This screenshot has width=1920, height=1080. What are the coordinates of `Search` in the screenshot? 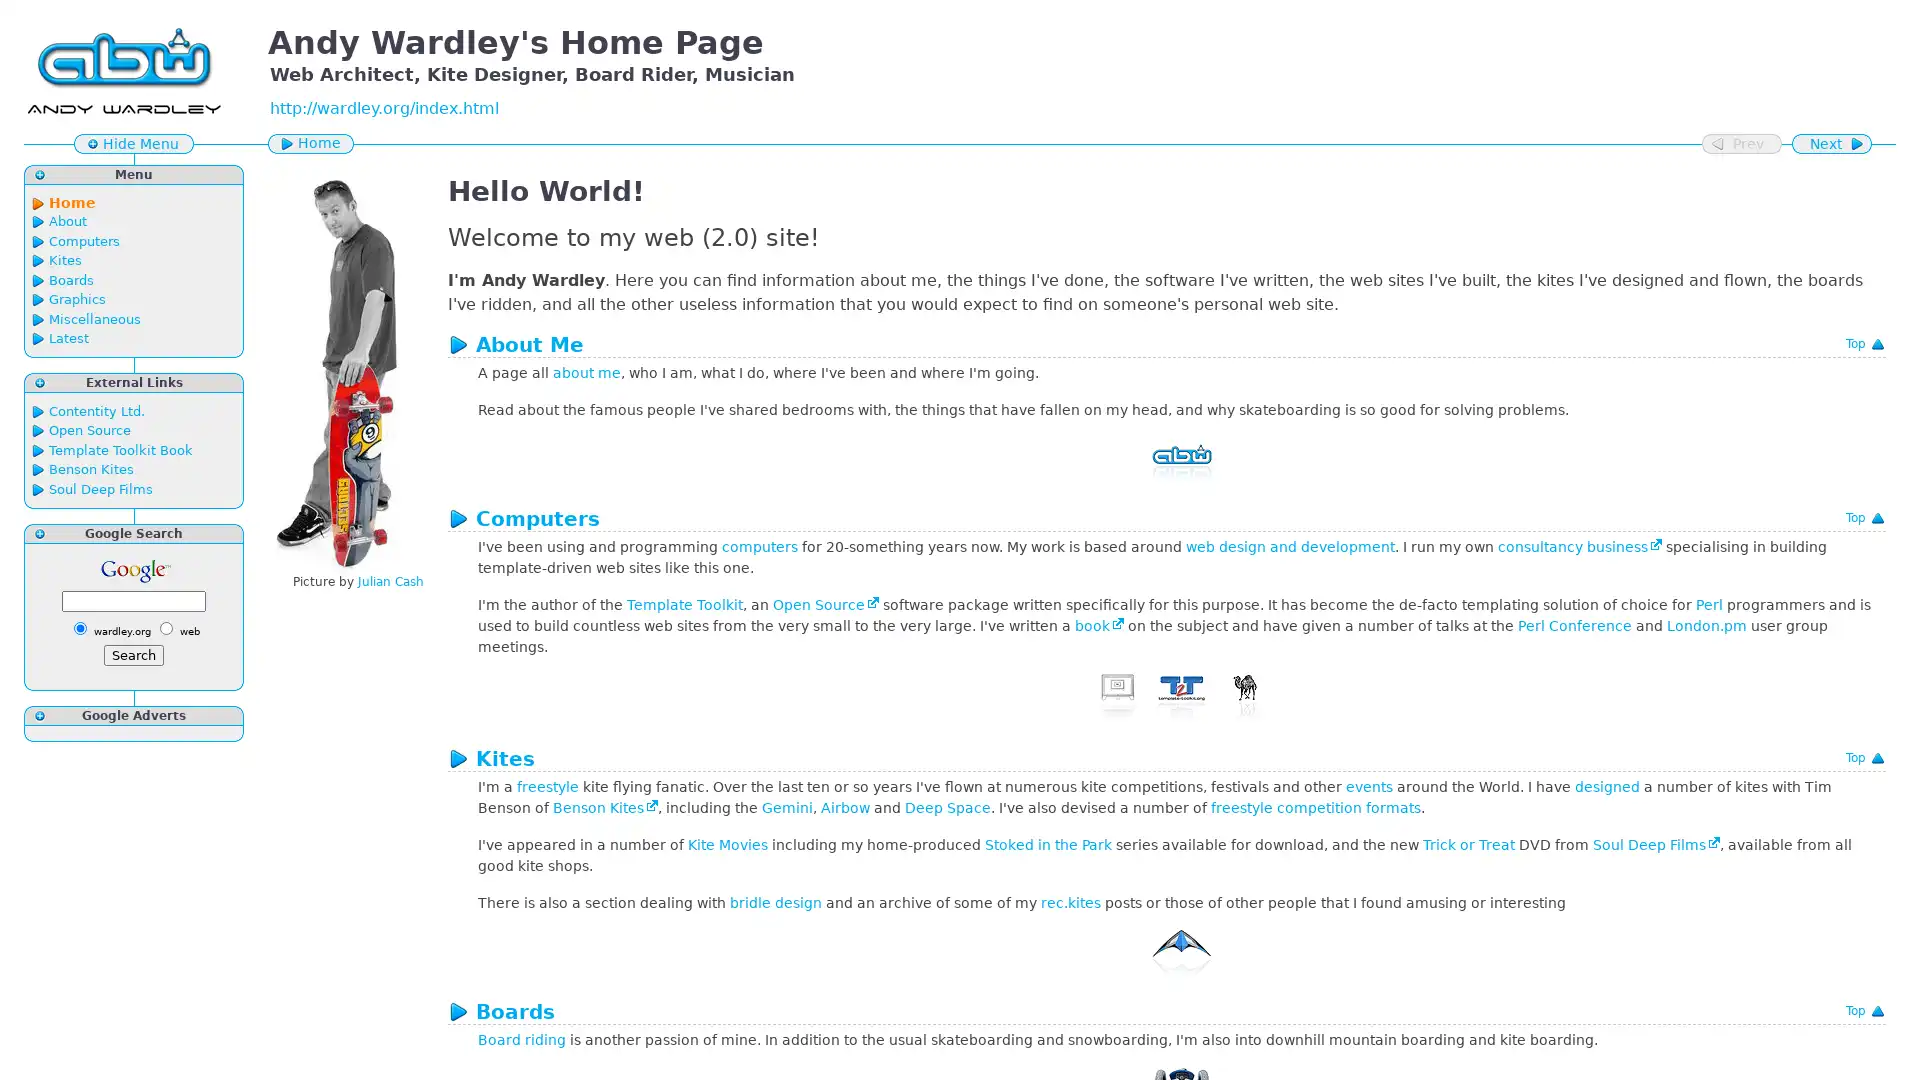 It's located at (133, 654).